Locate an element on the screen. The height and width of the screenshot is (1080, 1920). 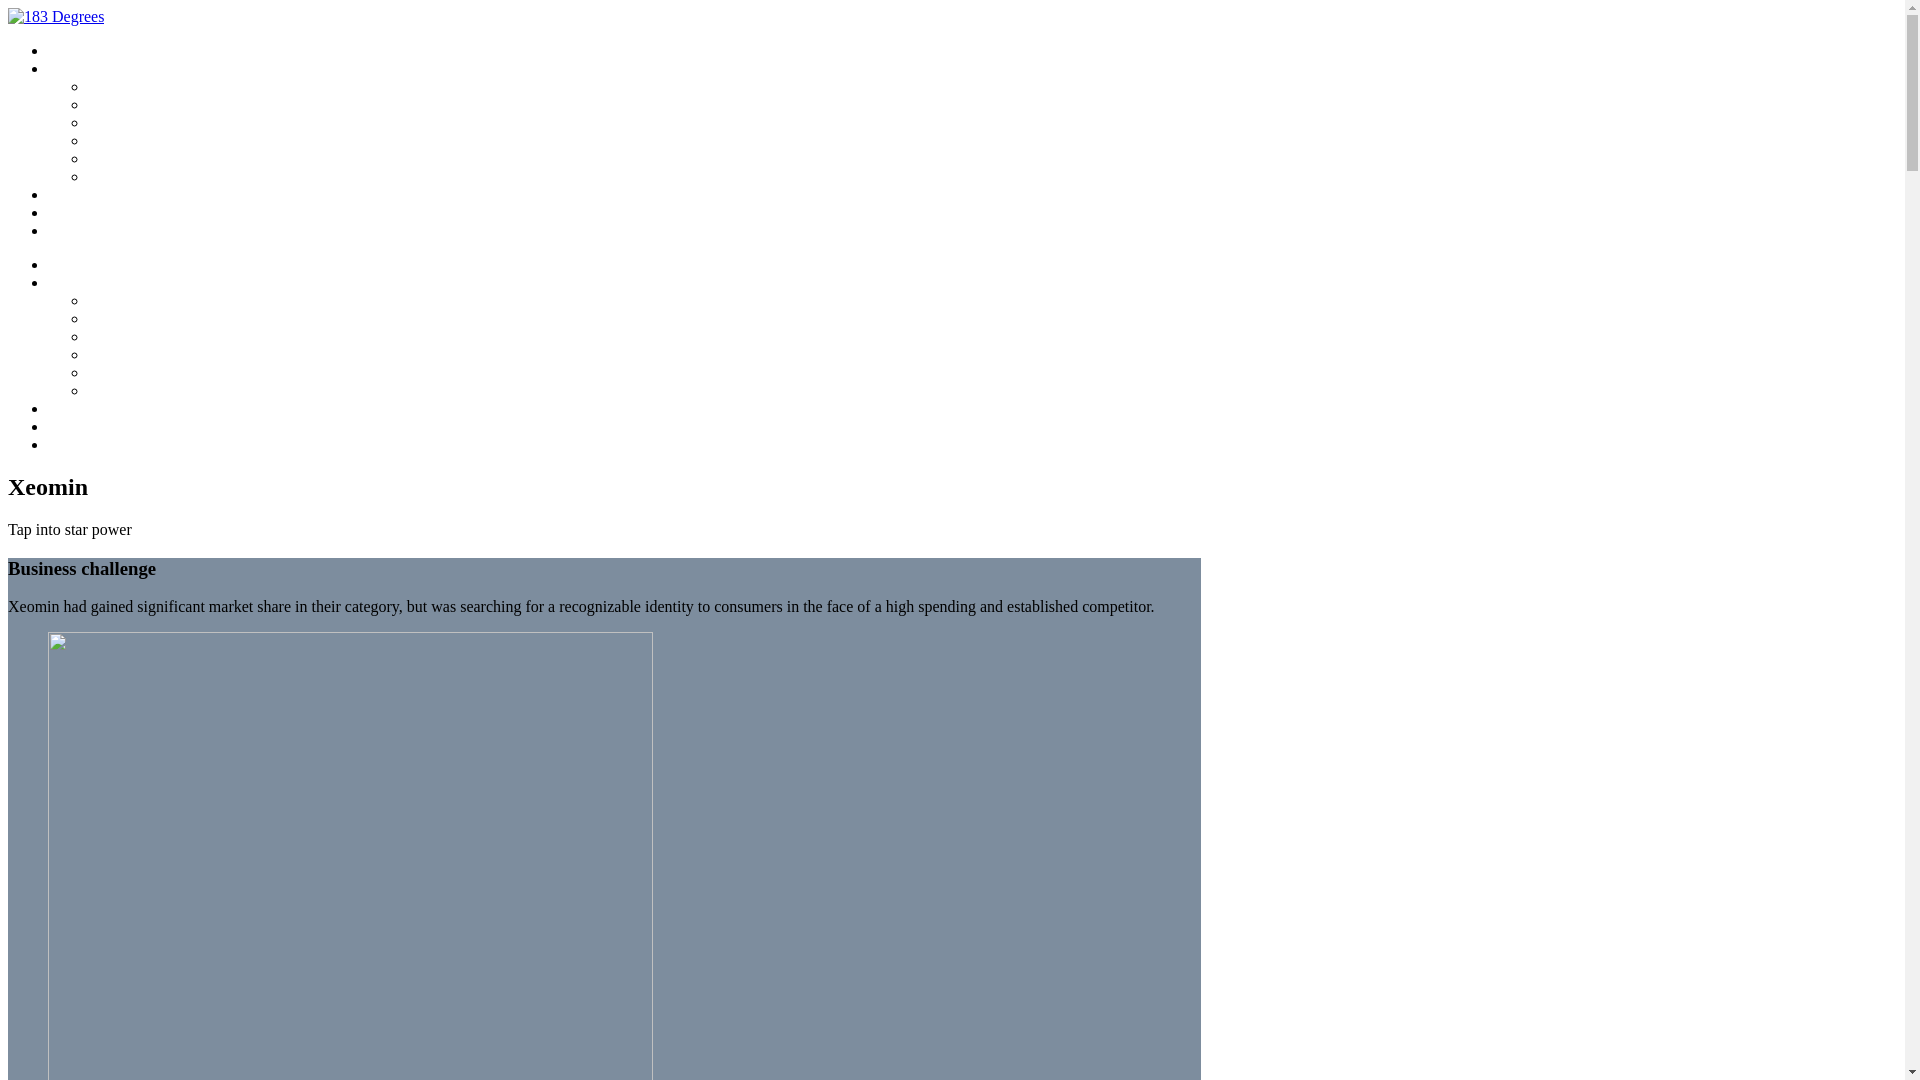
'Hill Physicians' is located at coordinates (132, 318).